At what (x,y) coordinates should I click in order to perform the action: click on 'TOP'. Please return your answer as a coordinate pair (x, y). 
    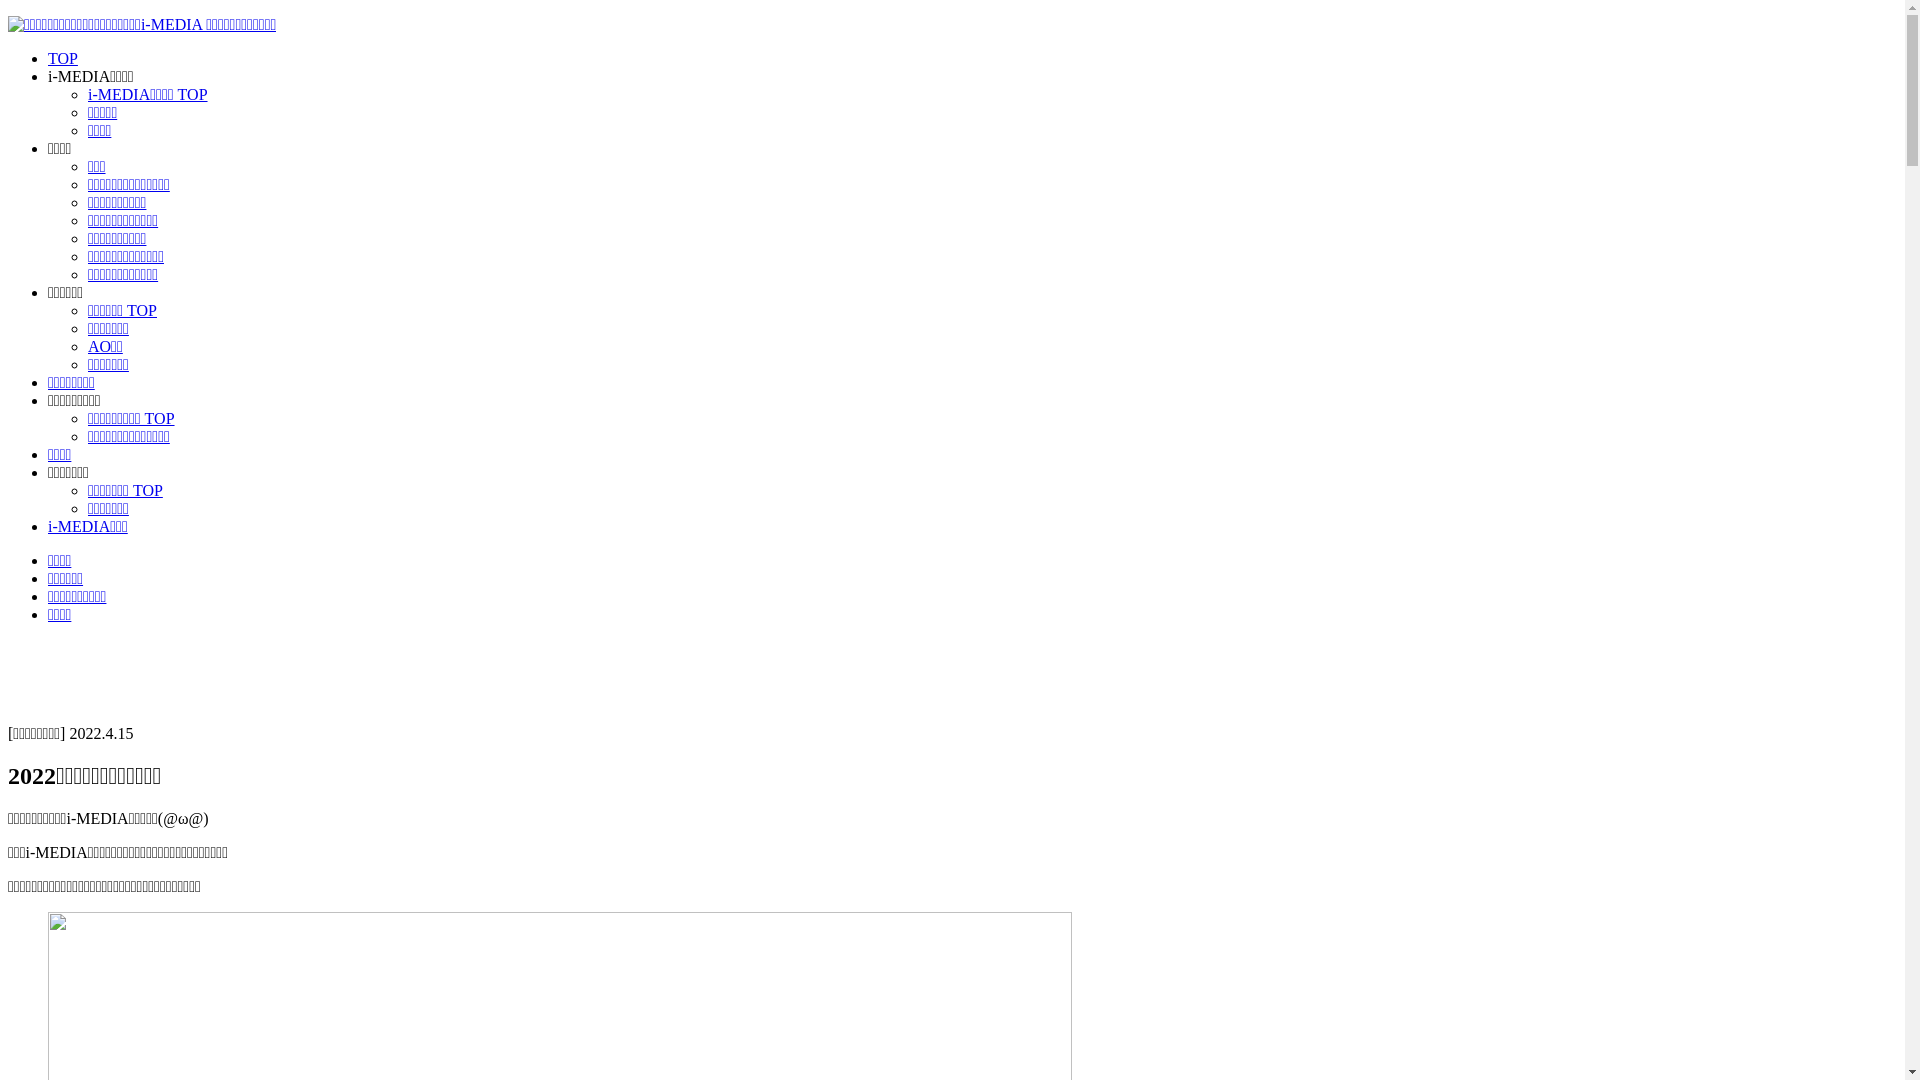
    Looking at the image, I should click on (62, 57).